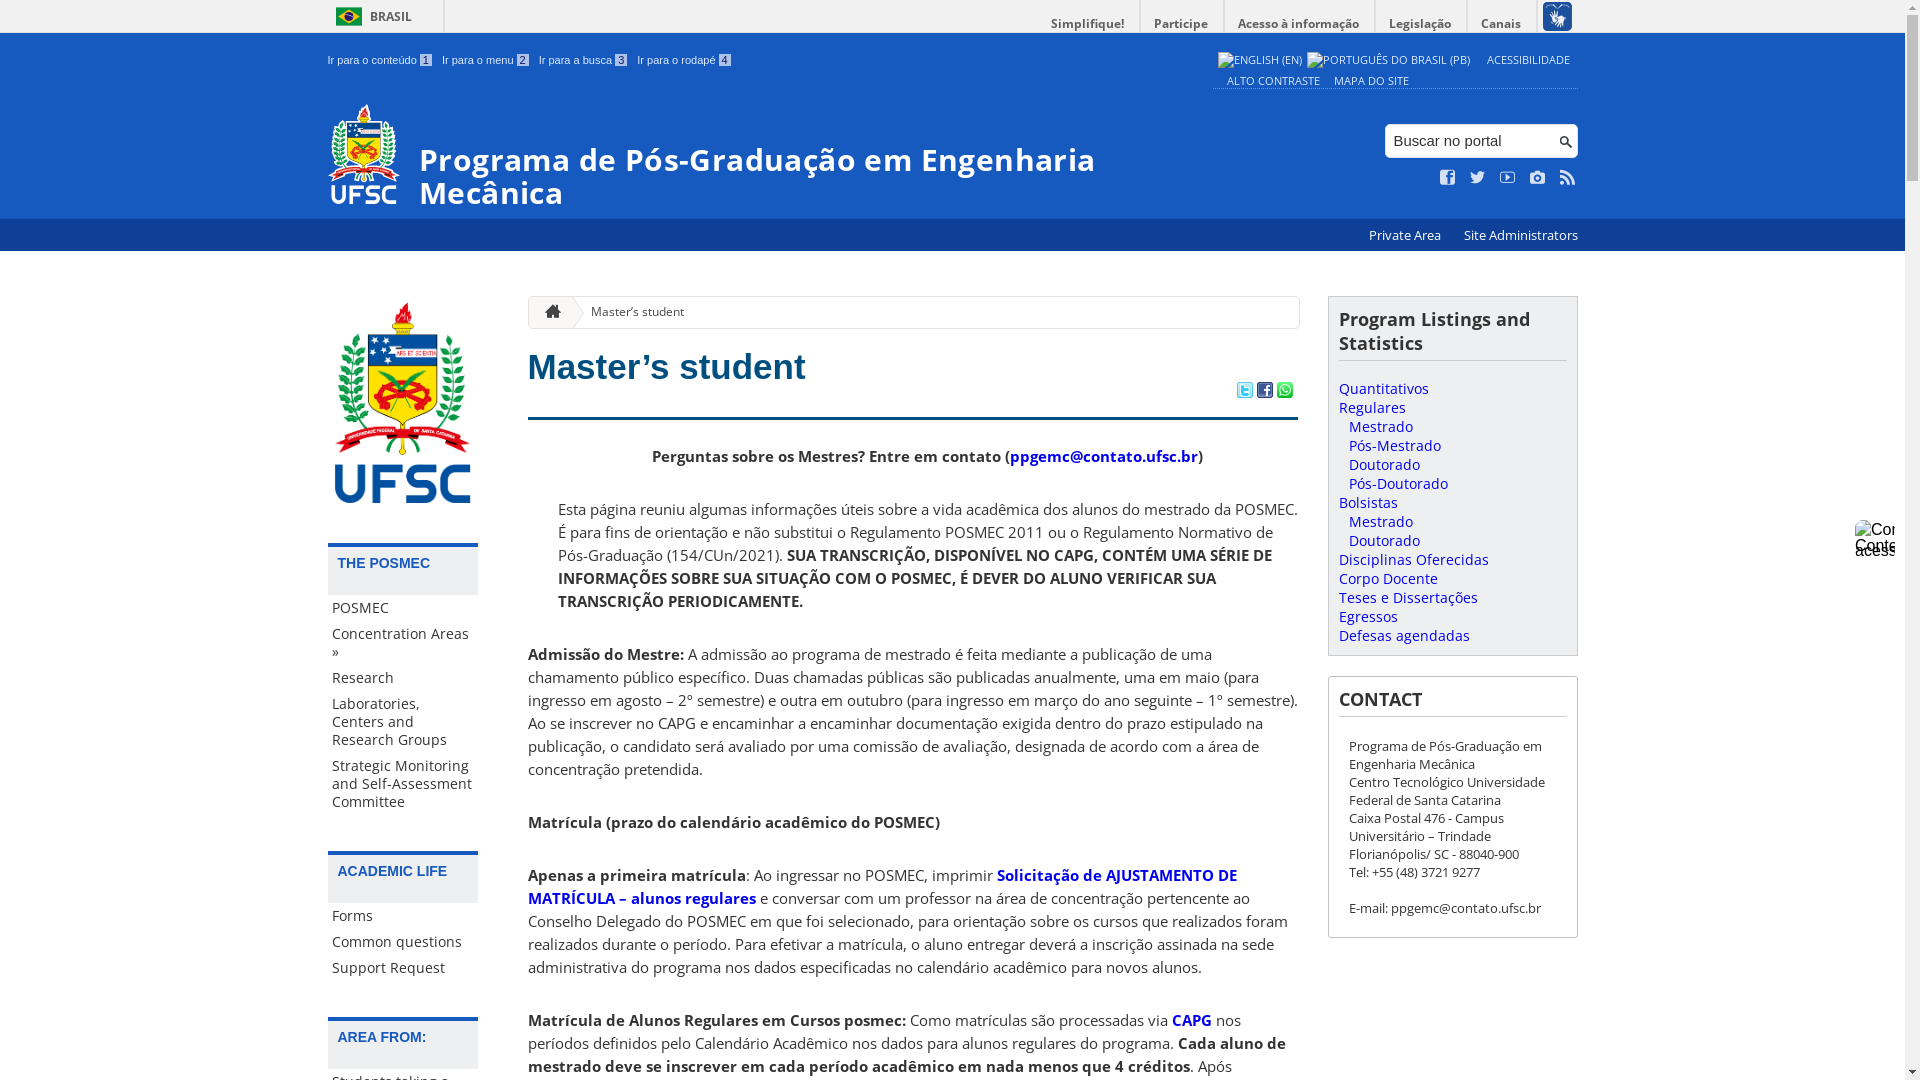  I want to click on 'Mestrado', so click(1379, 520).